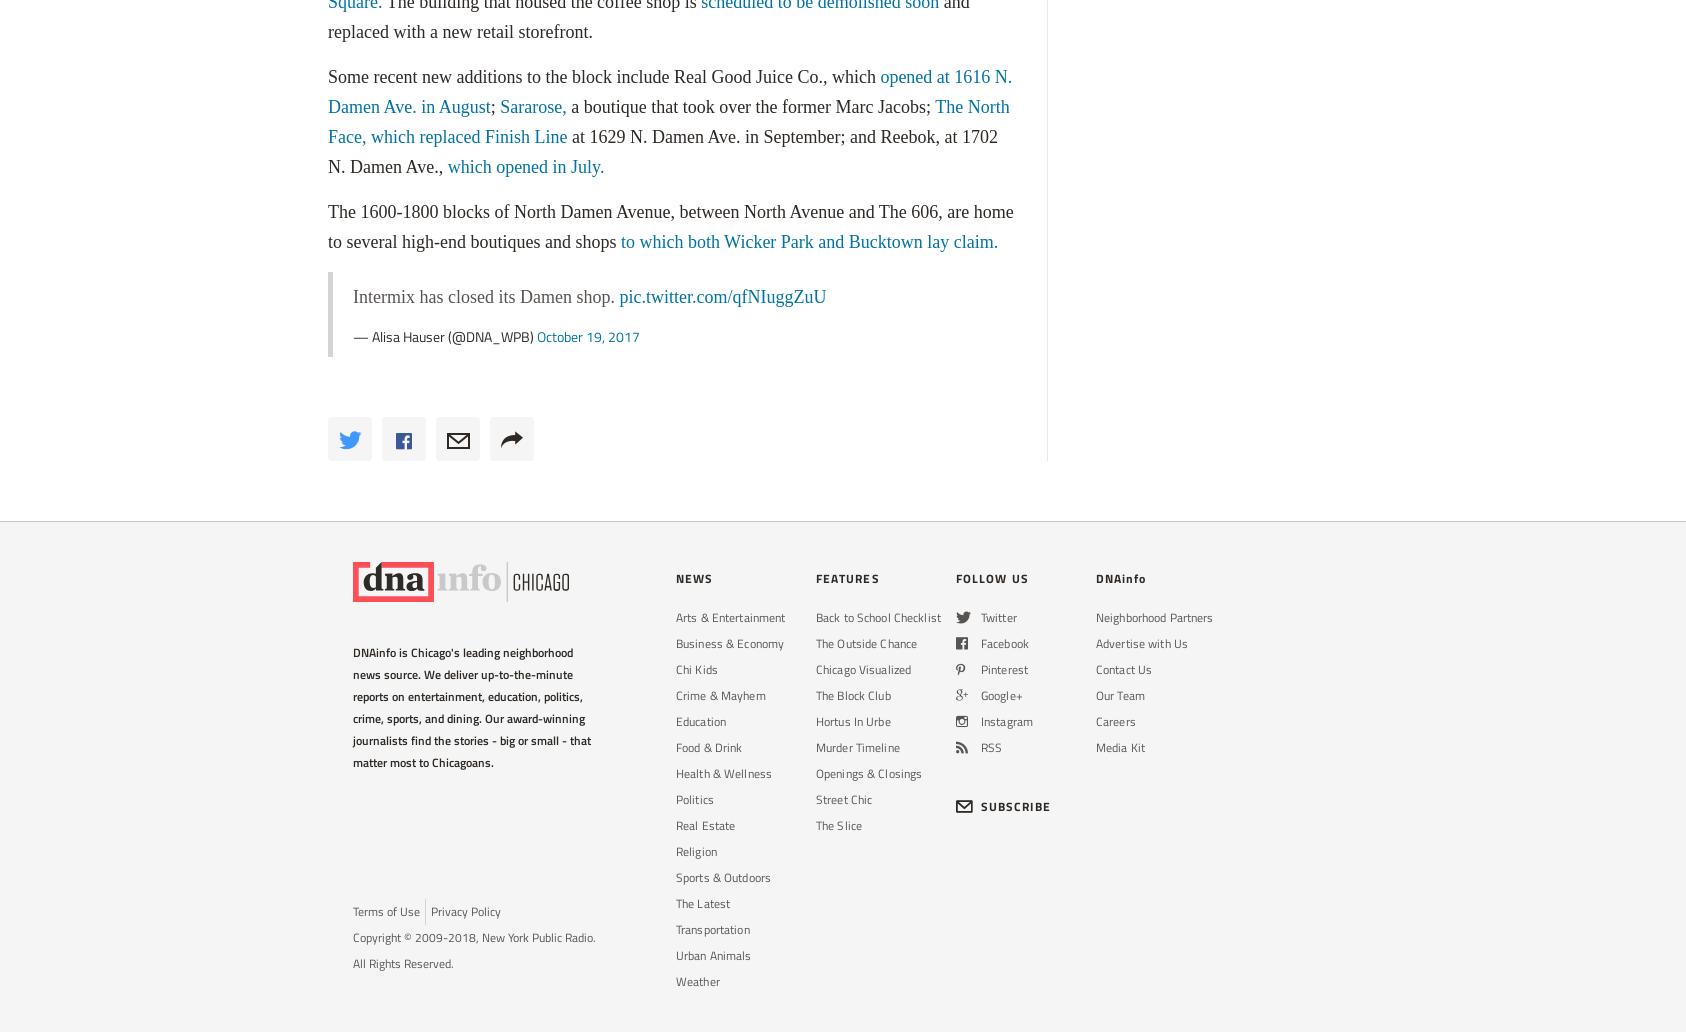 The image size is (1686, 1032). I want to click on 'Health & Wellness', so click(723, 772).